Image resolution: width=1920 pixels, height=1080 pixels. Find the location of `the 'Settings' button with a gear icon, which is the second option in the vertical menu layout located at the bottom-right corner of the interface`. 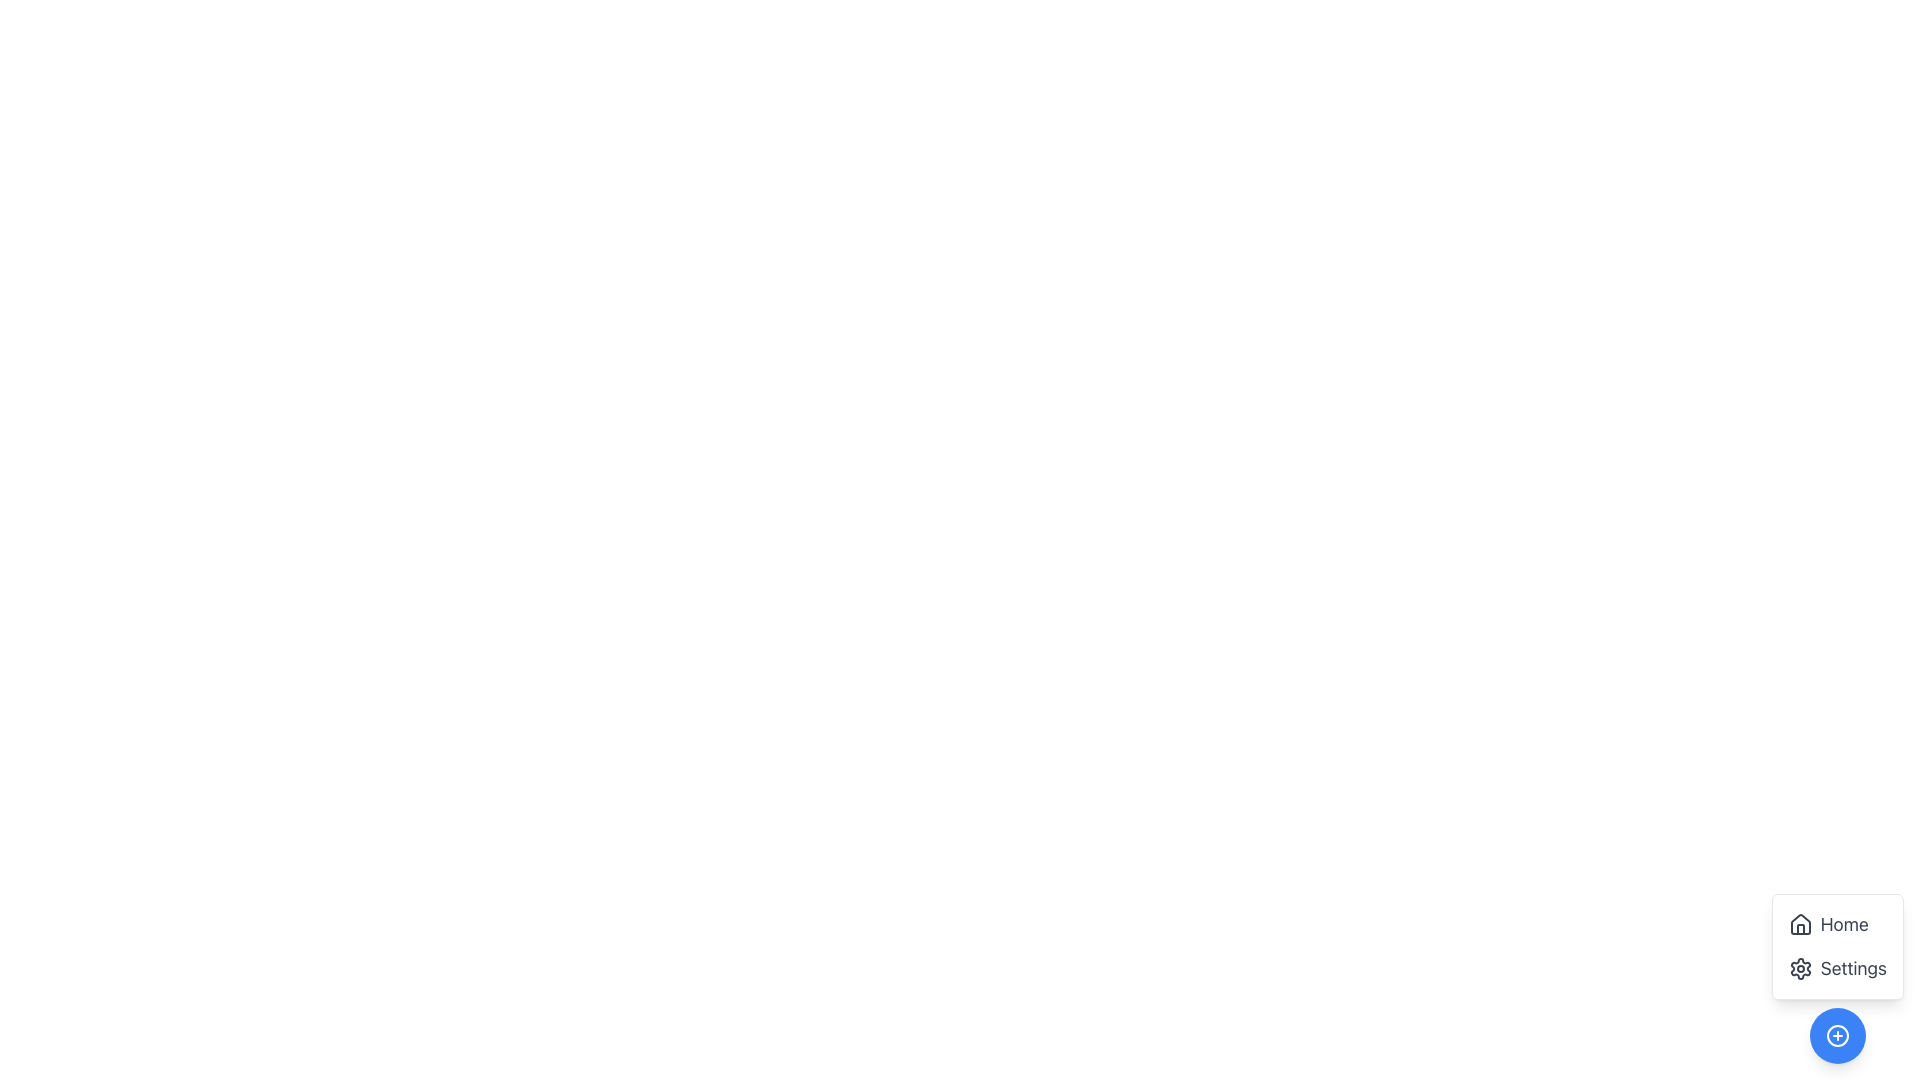

the 'Settings' button with a gear icon, which is the second option in the vertical menu layout located at the bottom-right corner of the interface is located at coordinates (1837, 978).